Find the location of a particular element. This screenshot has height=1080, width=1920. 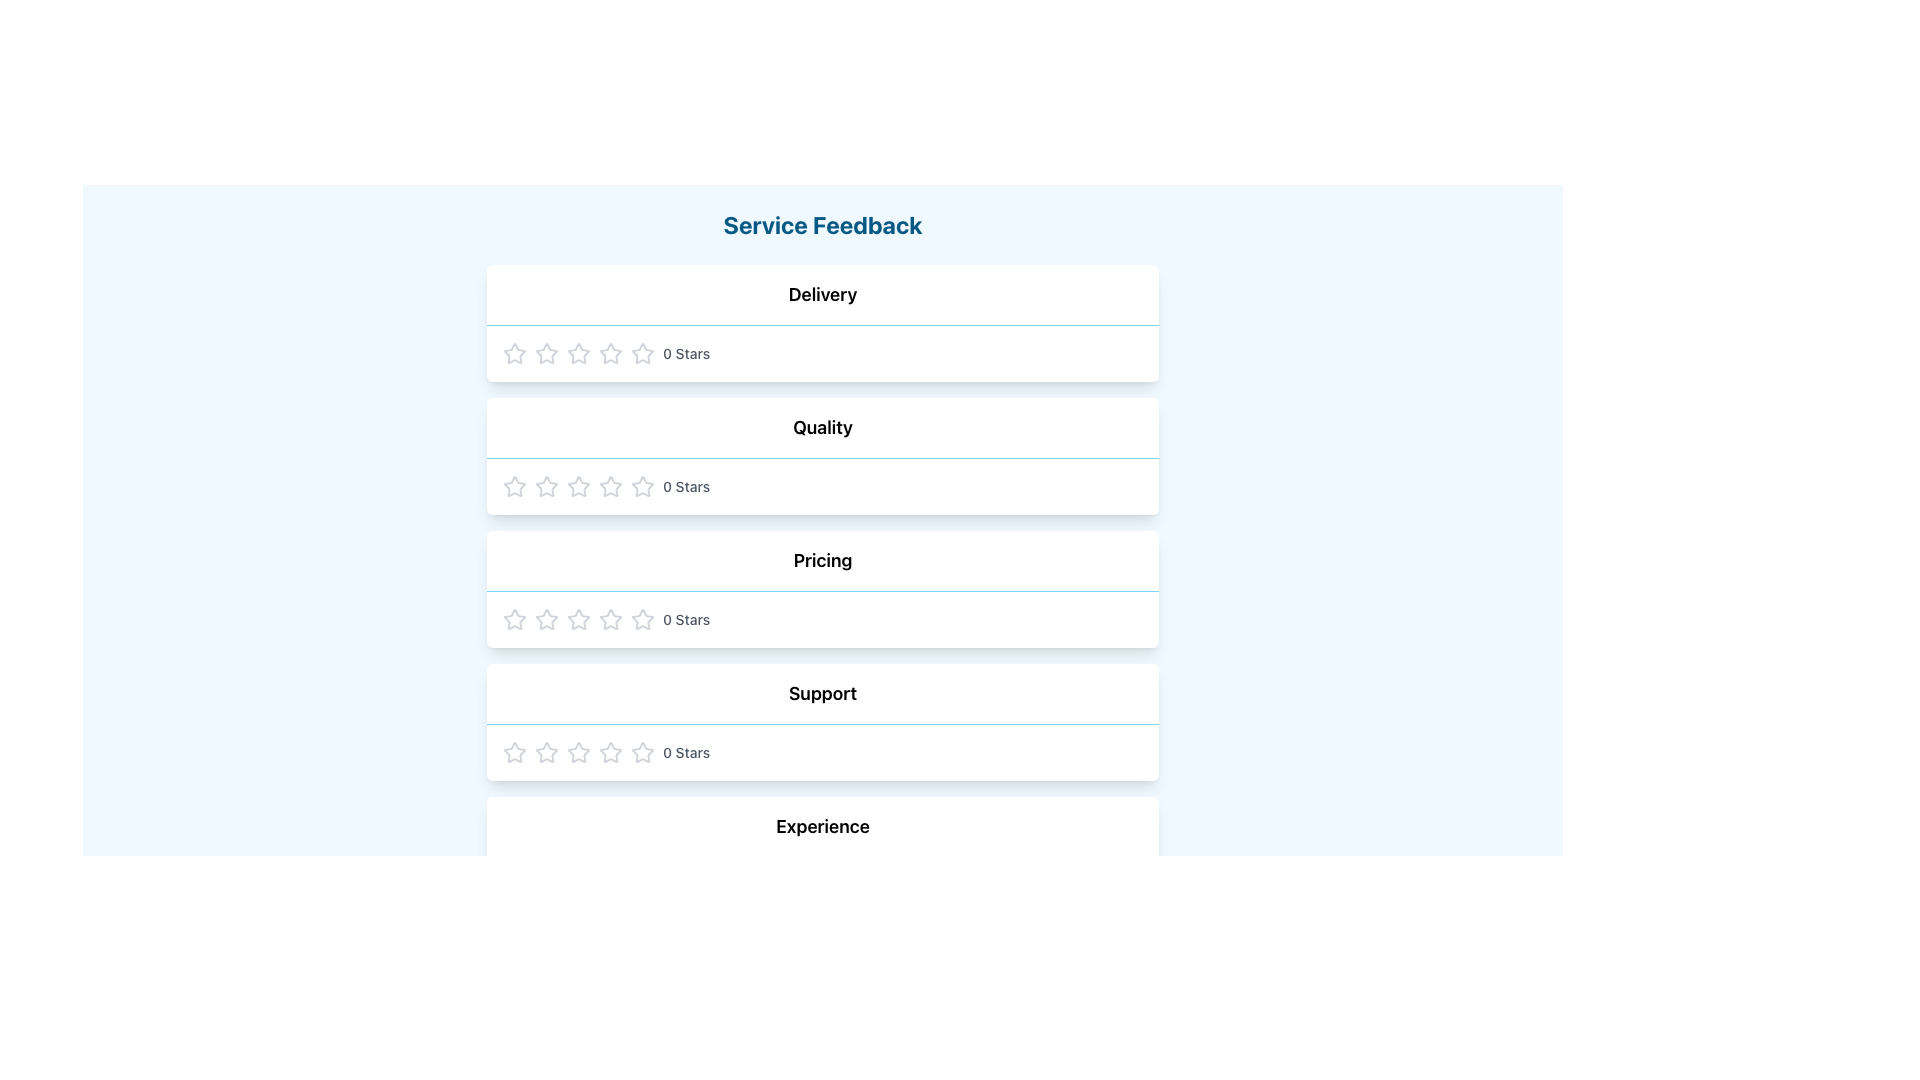

the 'Quality' Text Label, which is styled with a bold font and a blue underline, and serves as the second section header in the layout is located at coordinates (822, 427).